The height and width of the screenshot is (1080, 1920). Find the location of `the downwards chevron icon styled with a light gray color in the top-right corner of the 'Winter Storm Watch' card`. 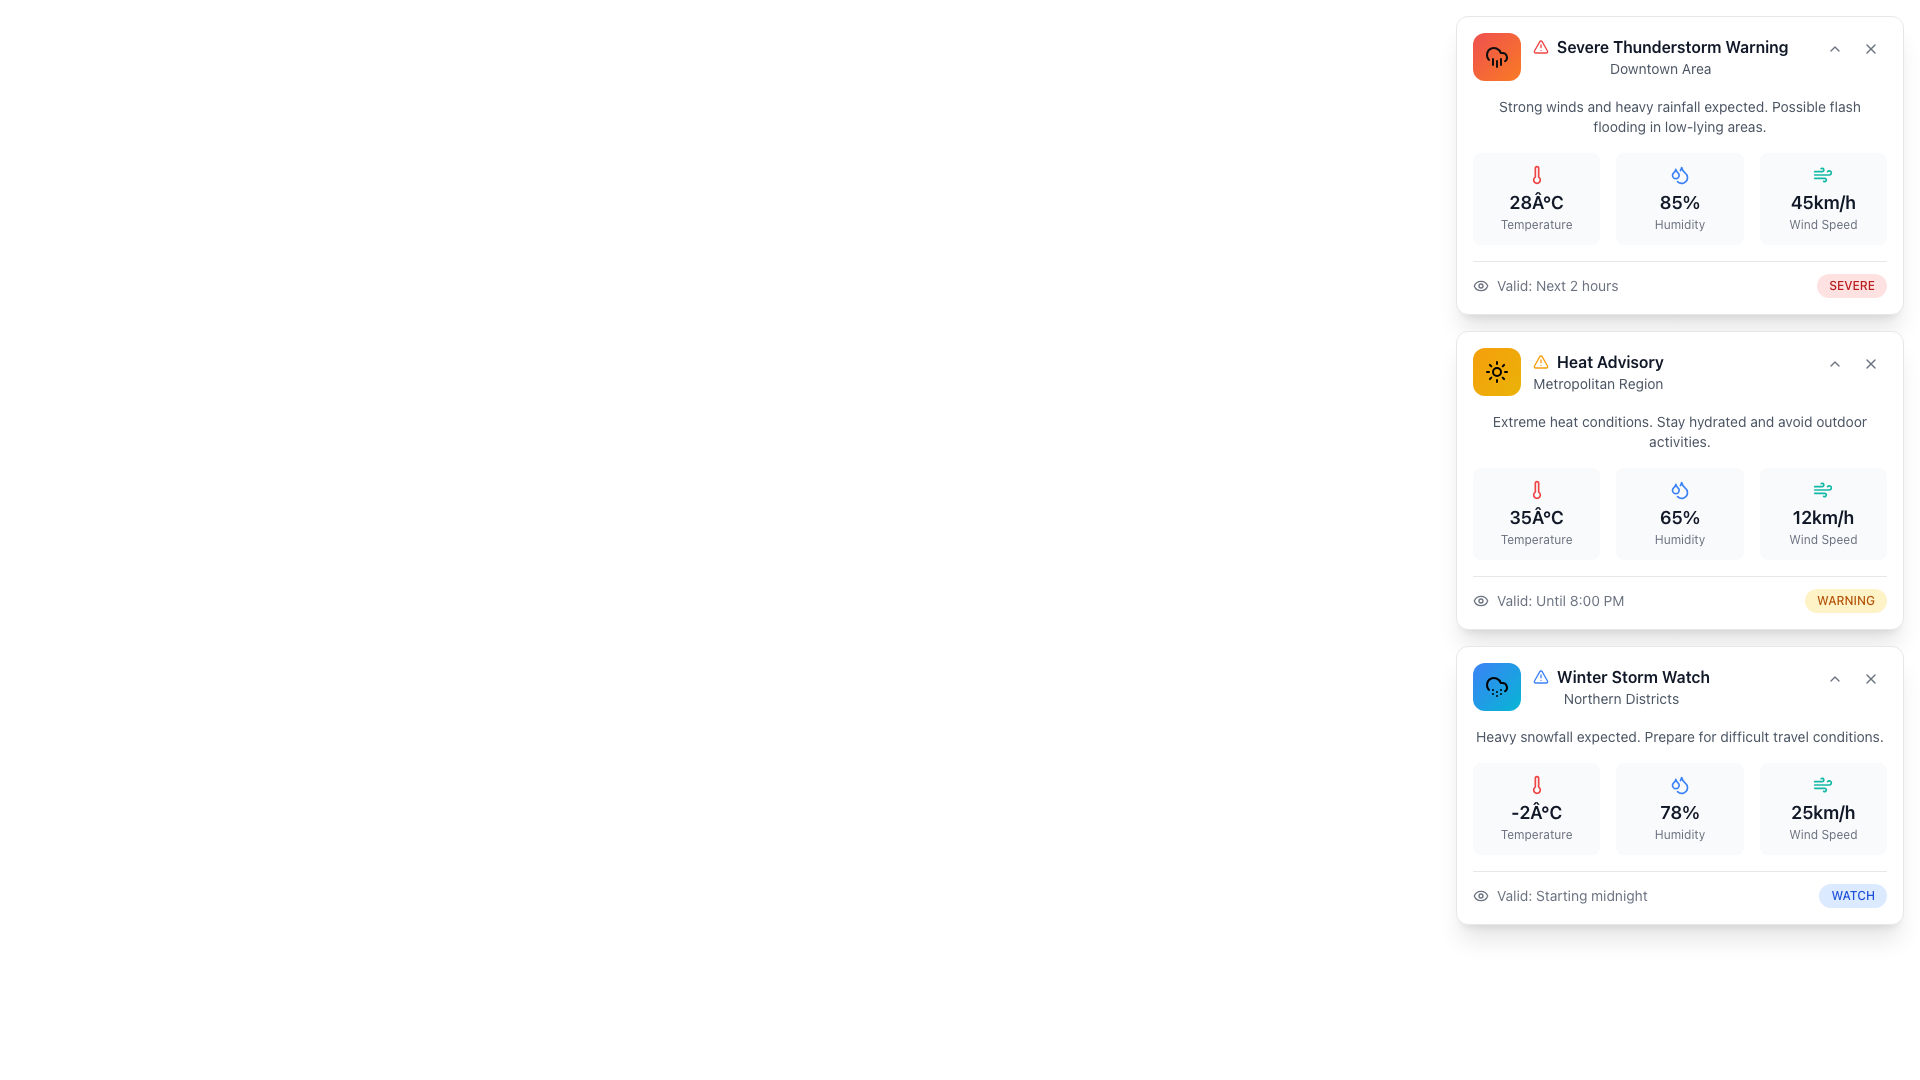

the downwards chevron icon styled with a light gray color in the top-right corner of the 'Winter Storm Watch' card is located at coordinates (1834, 677).